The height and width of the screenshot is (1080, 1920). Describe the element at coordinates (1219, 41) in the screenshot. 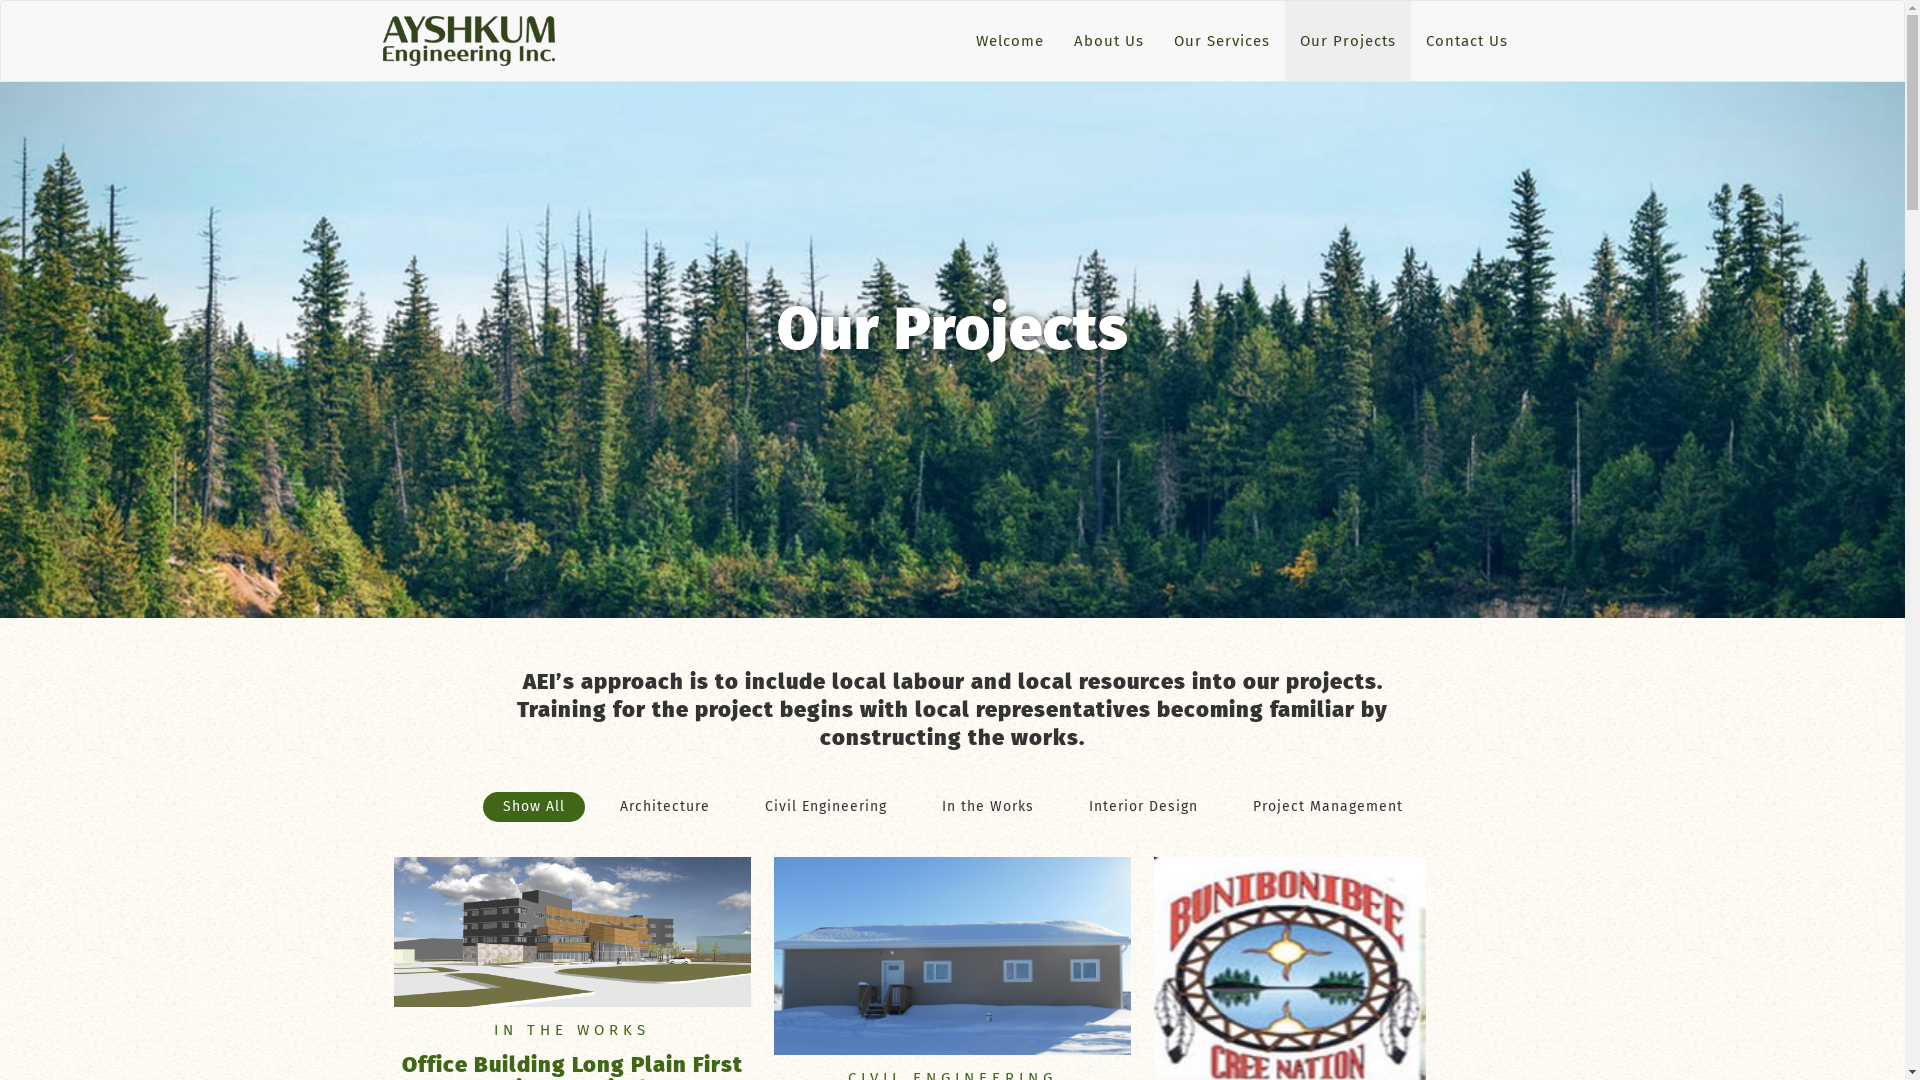

I see `'Our Services'` at that location.